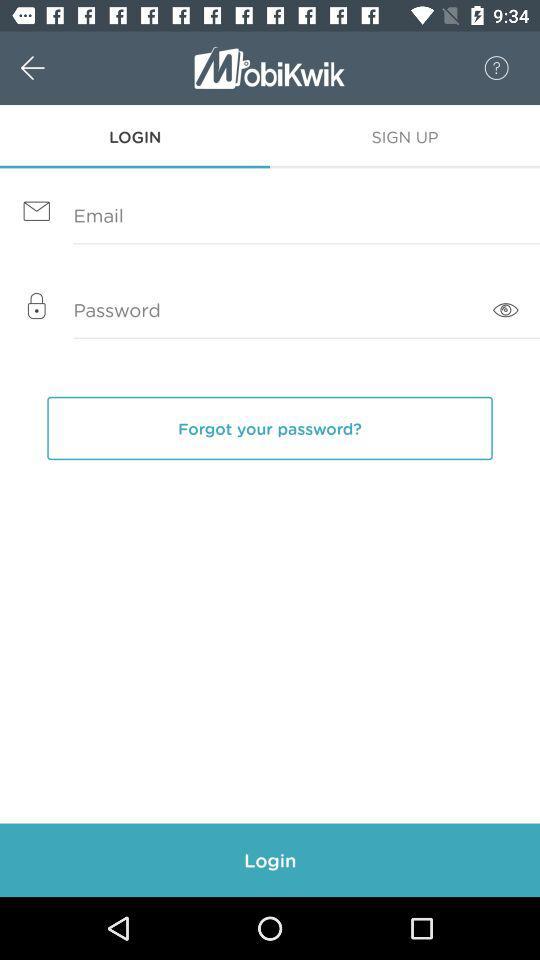  What do you see at coordinates (54, 68) in the screenshot?
I see `the item to the left of r item` at bounding box center [54, 68].